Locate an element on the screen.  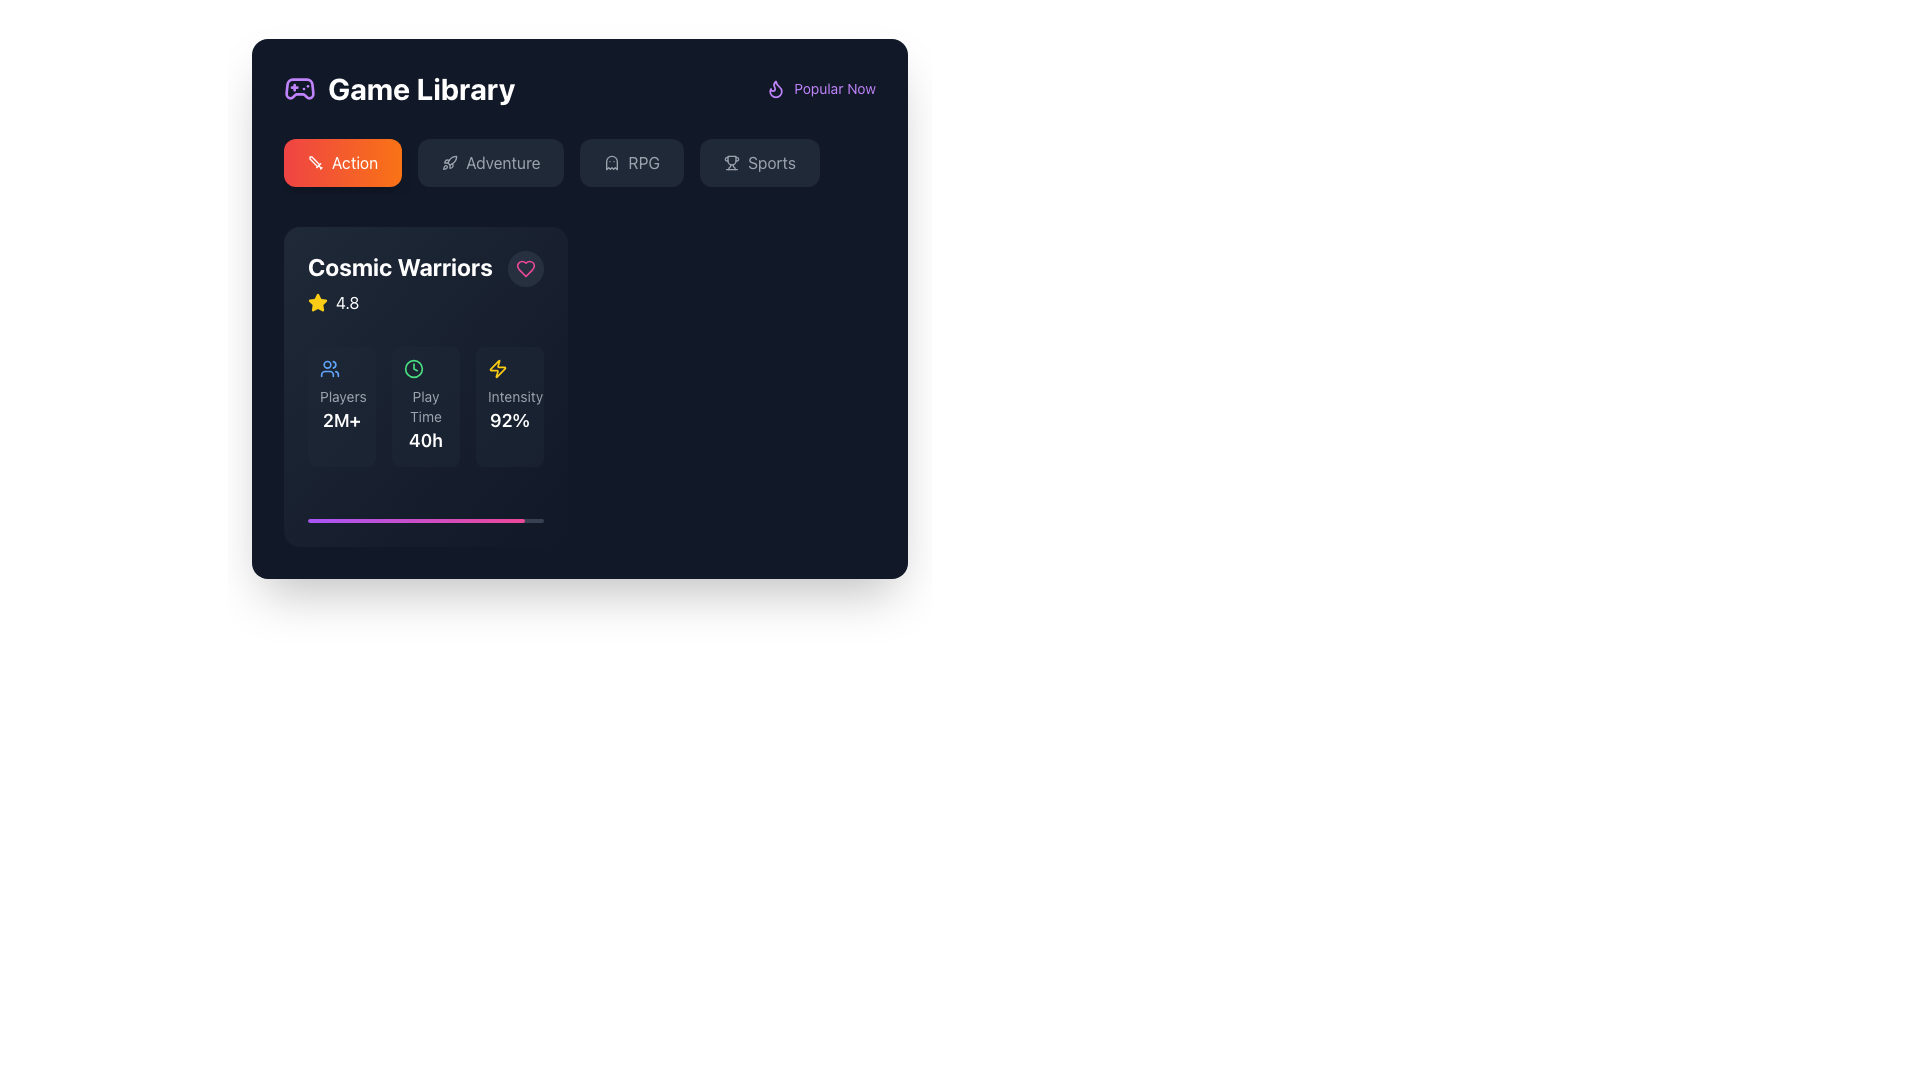
the lightning bolt-shaped icon styled in yellow within the Cosmic Warriors section of the user interface, located beneath the Intensity information block is located at coordinates (498, 369).